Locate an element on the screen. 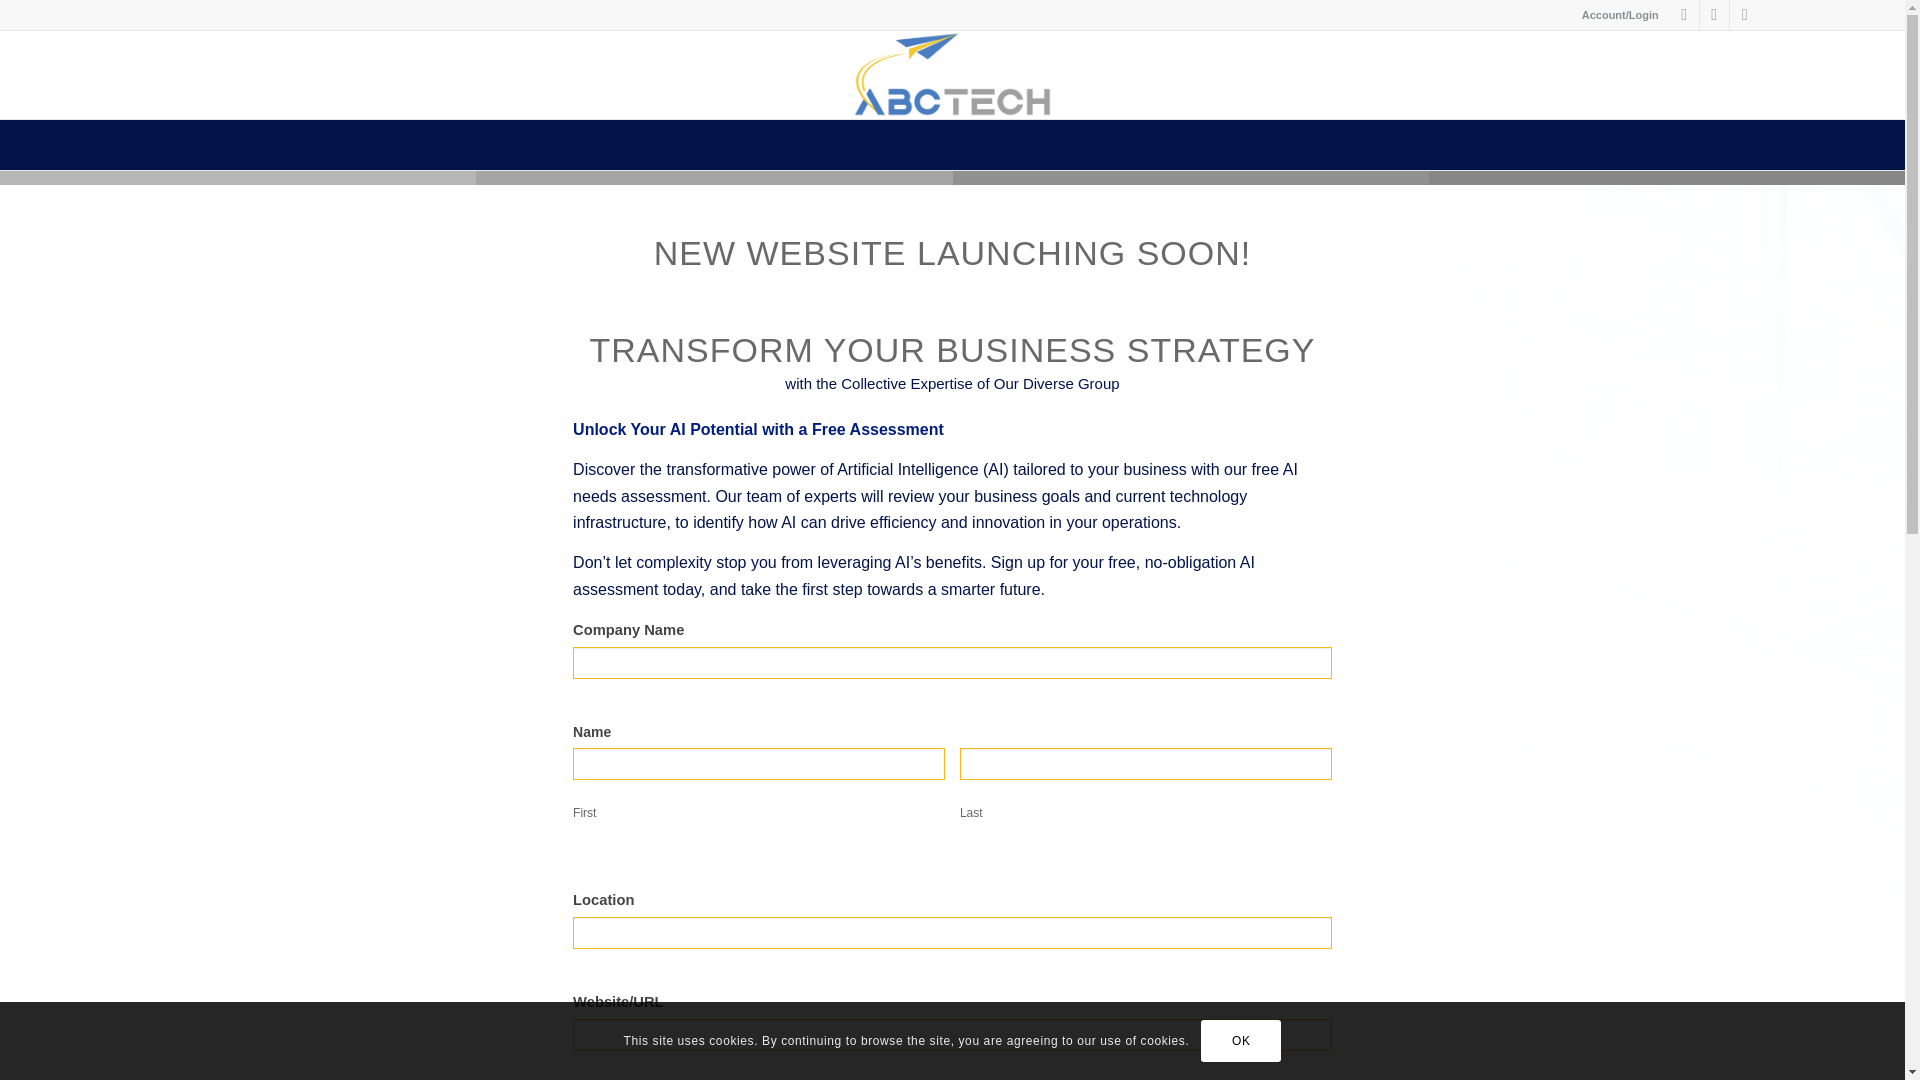 This screenshot has height=1080, width=1920. 'Twitter' is located at coordinates (1683, 15).